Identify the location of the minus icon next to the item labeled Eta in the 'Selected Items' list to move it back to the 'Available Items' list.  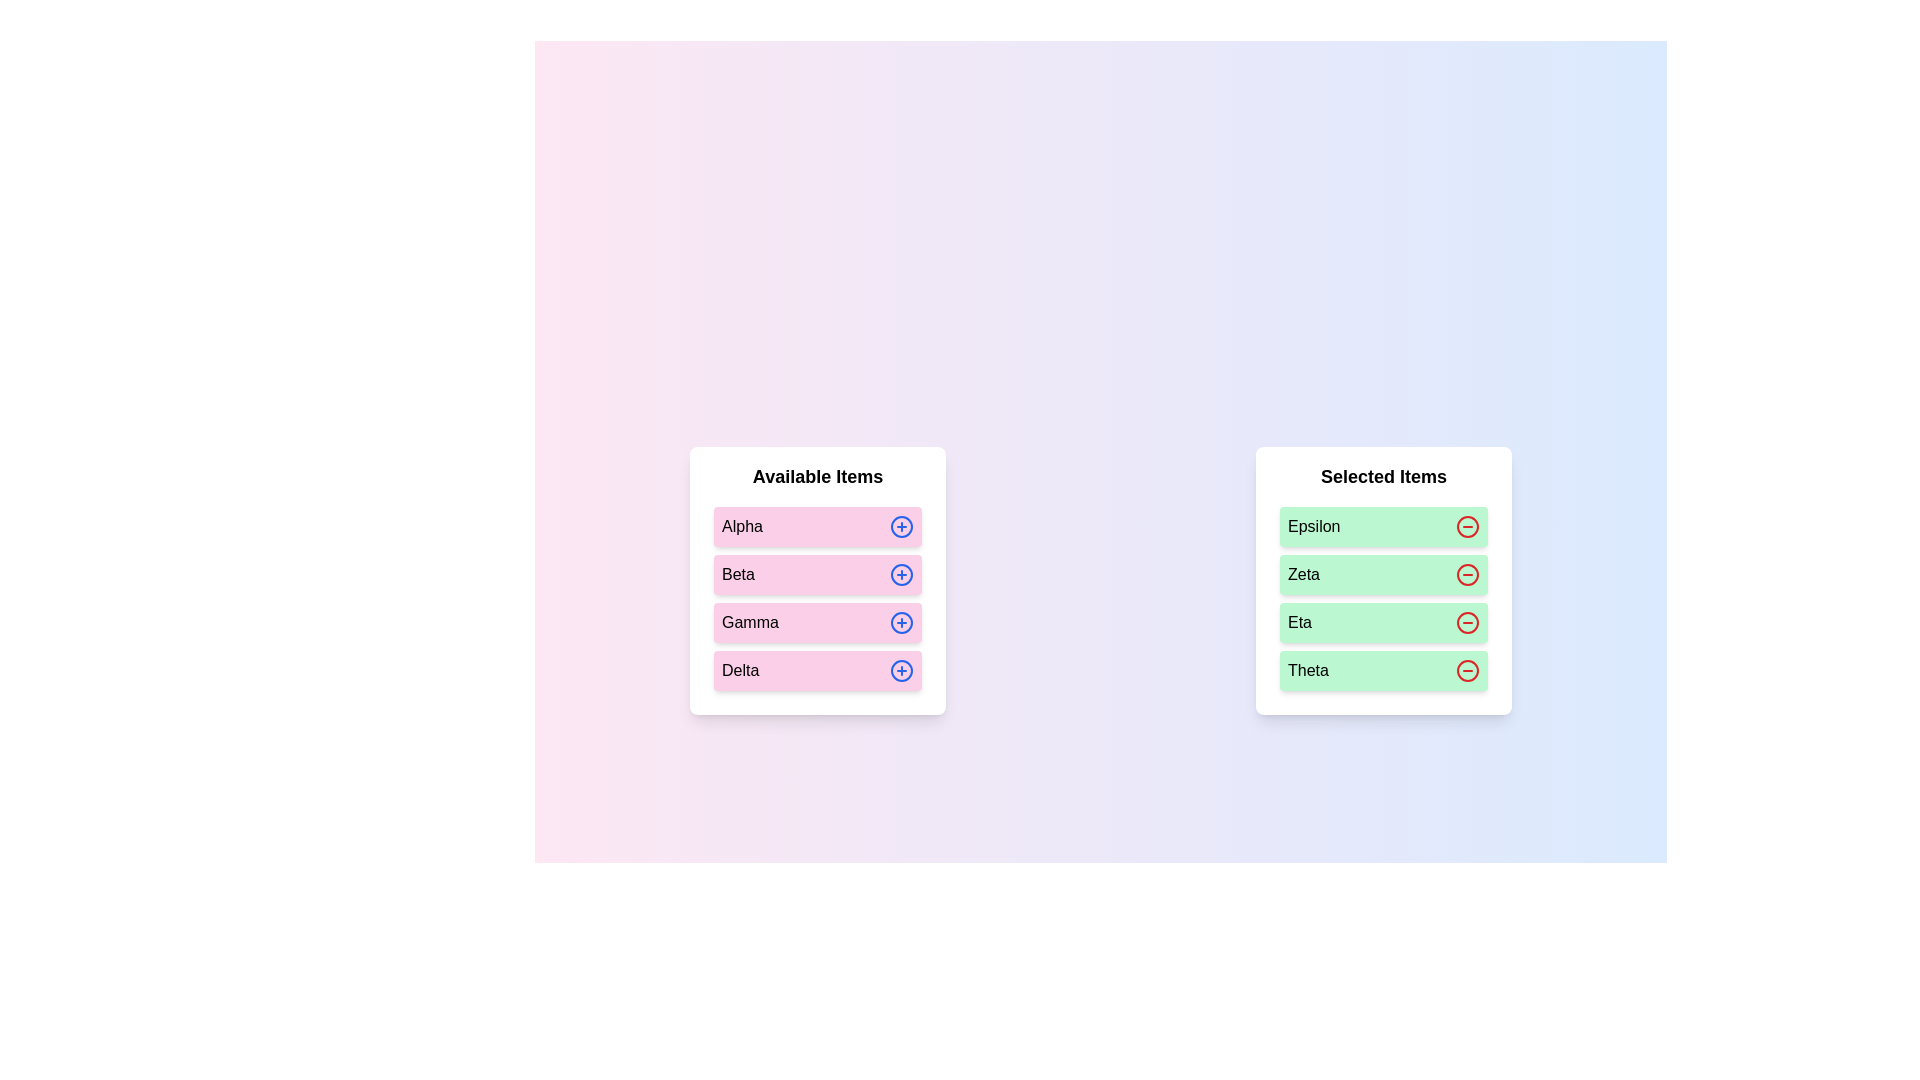
(1468, 622).